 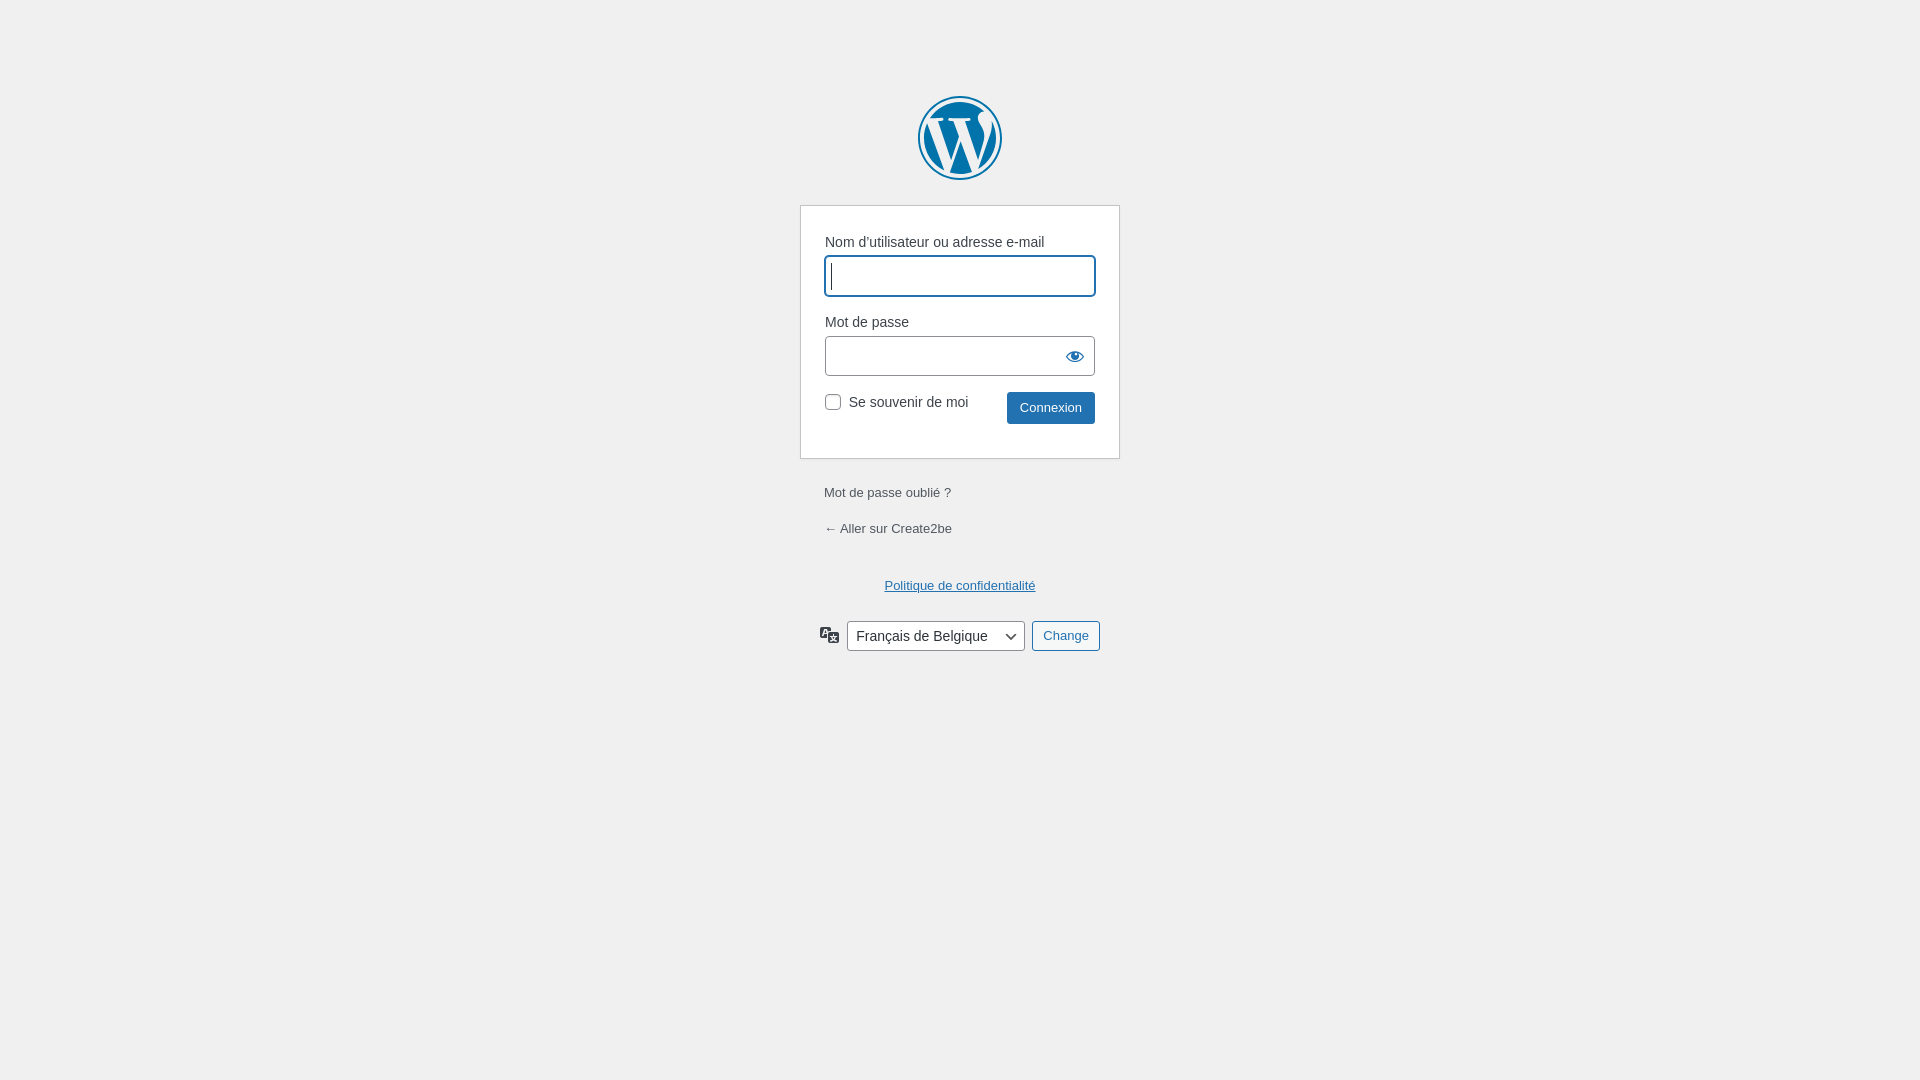 I want to click on 'Change', so click(x=1064, y=636).